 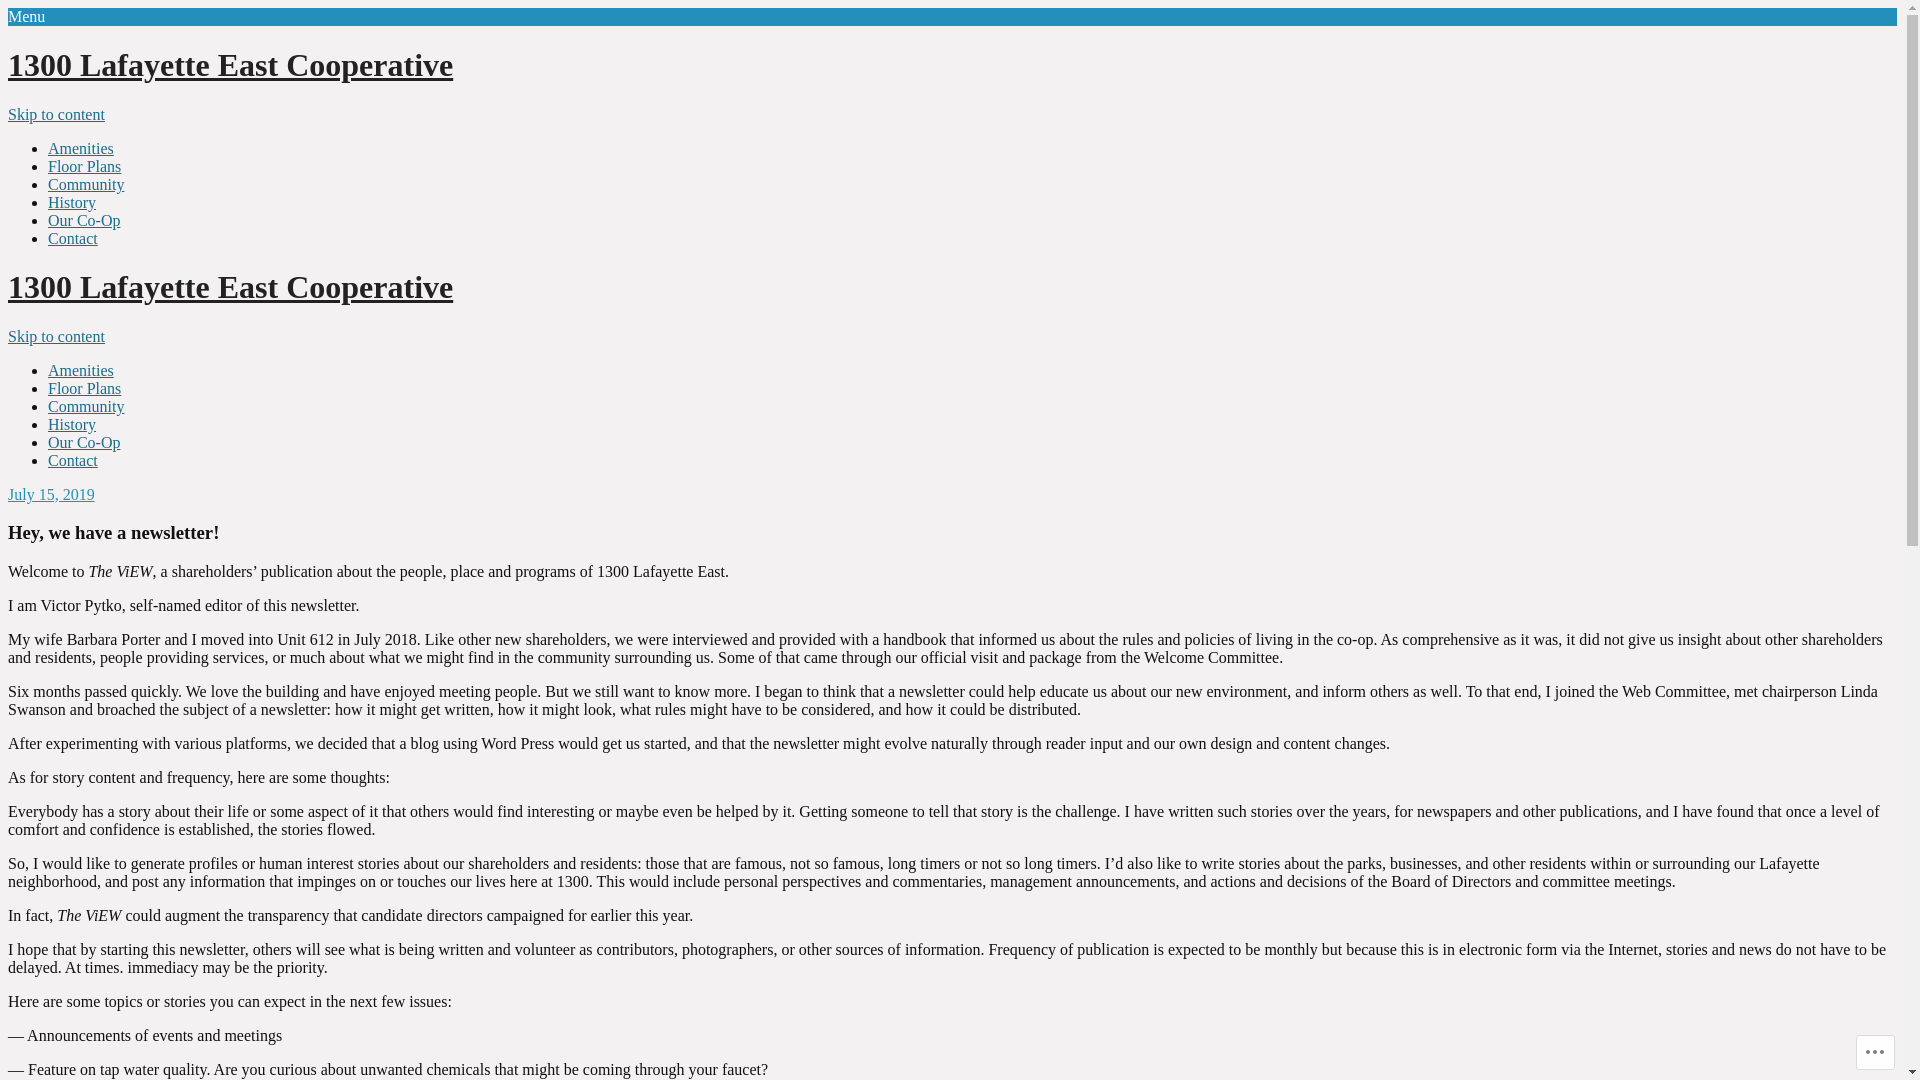 What do you see at coordinates (51, 494) in the screenshot?
I see `'July 15, 2019'` at bounding box center [51, 494].